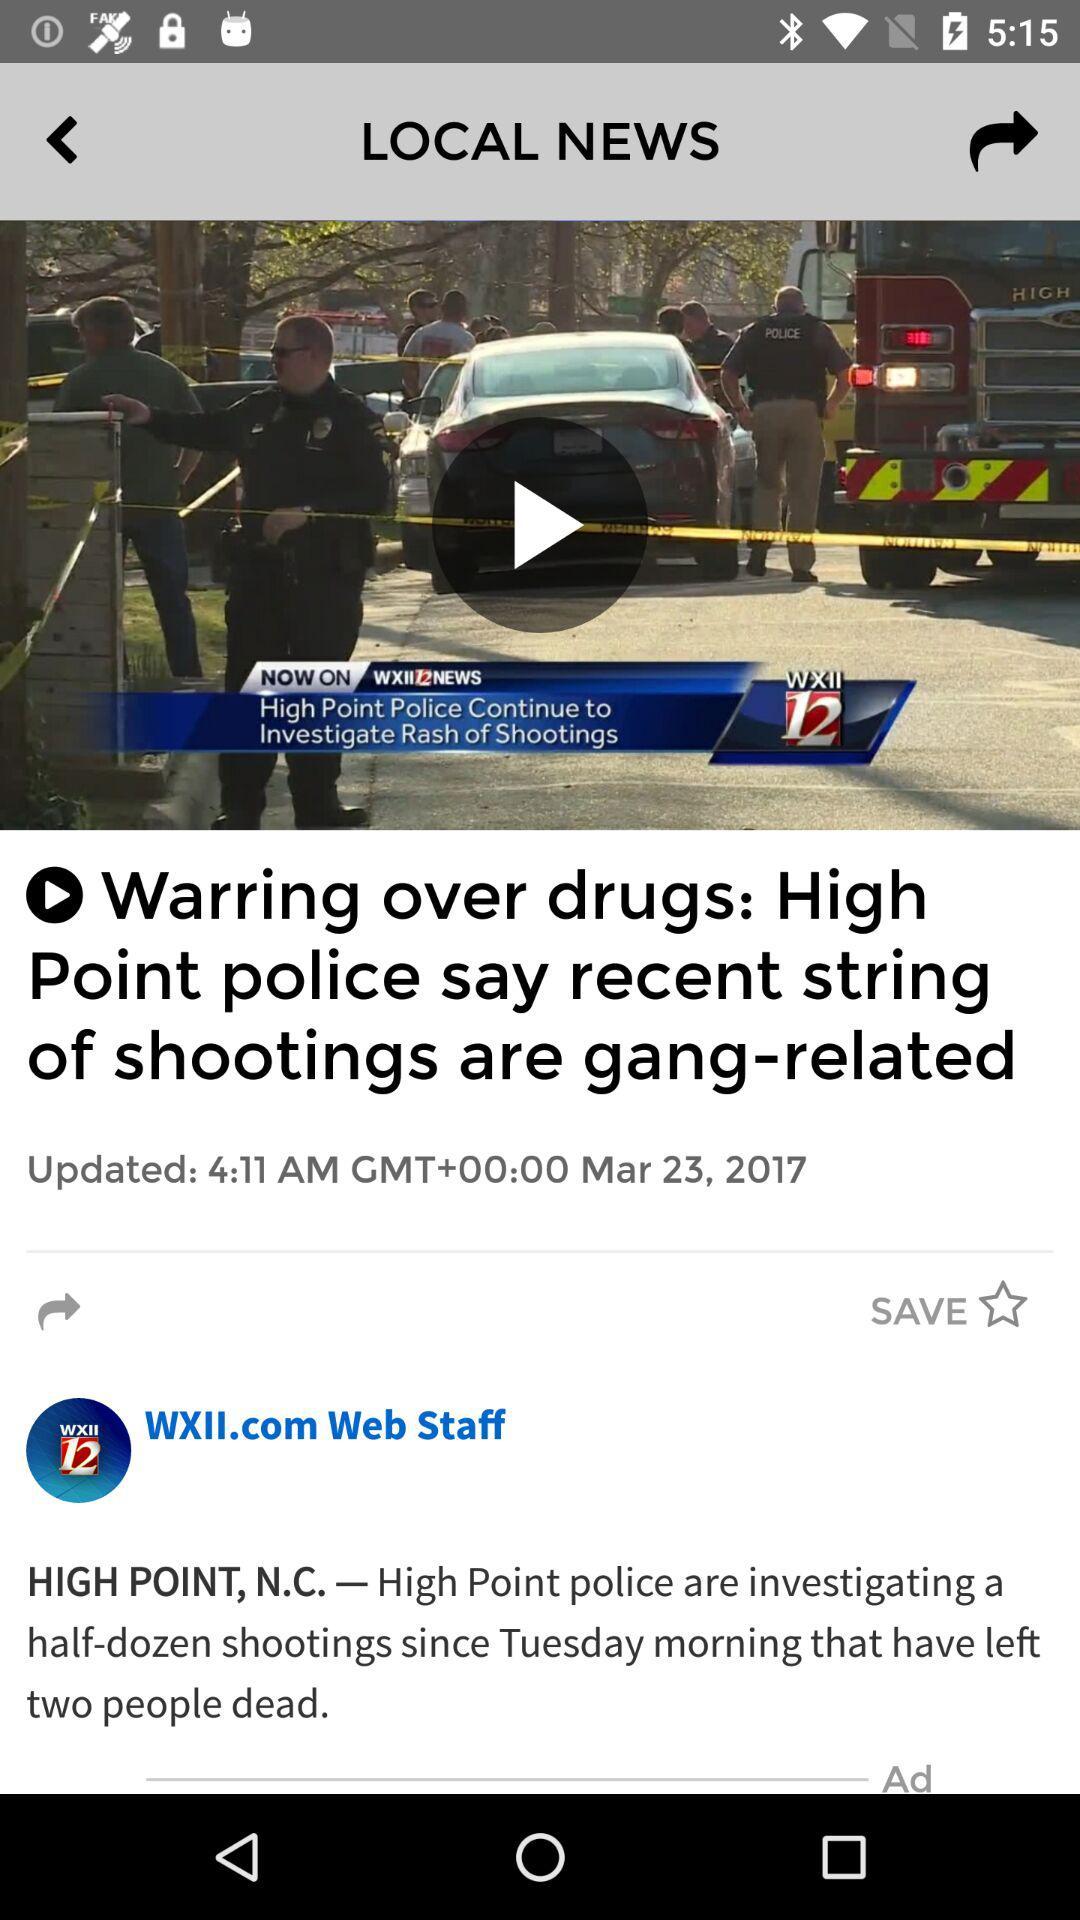  I want to click on the redo icon, so click(1003, 140).